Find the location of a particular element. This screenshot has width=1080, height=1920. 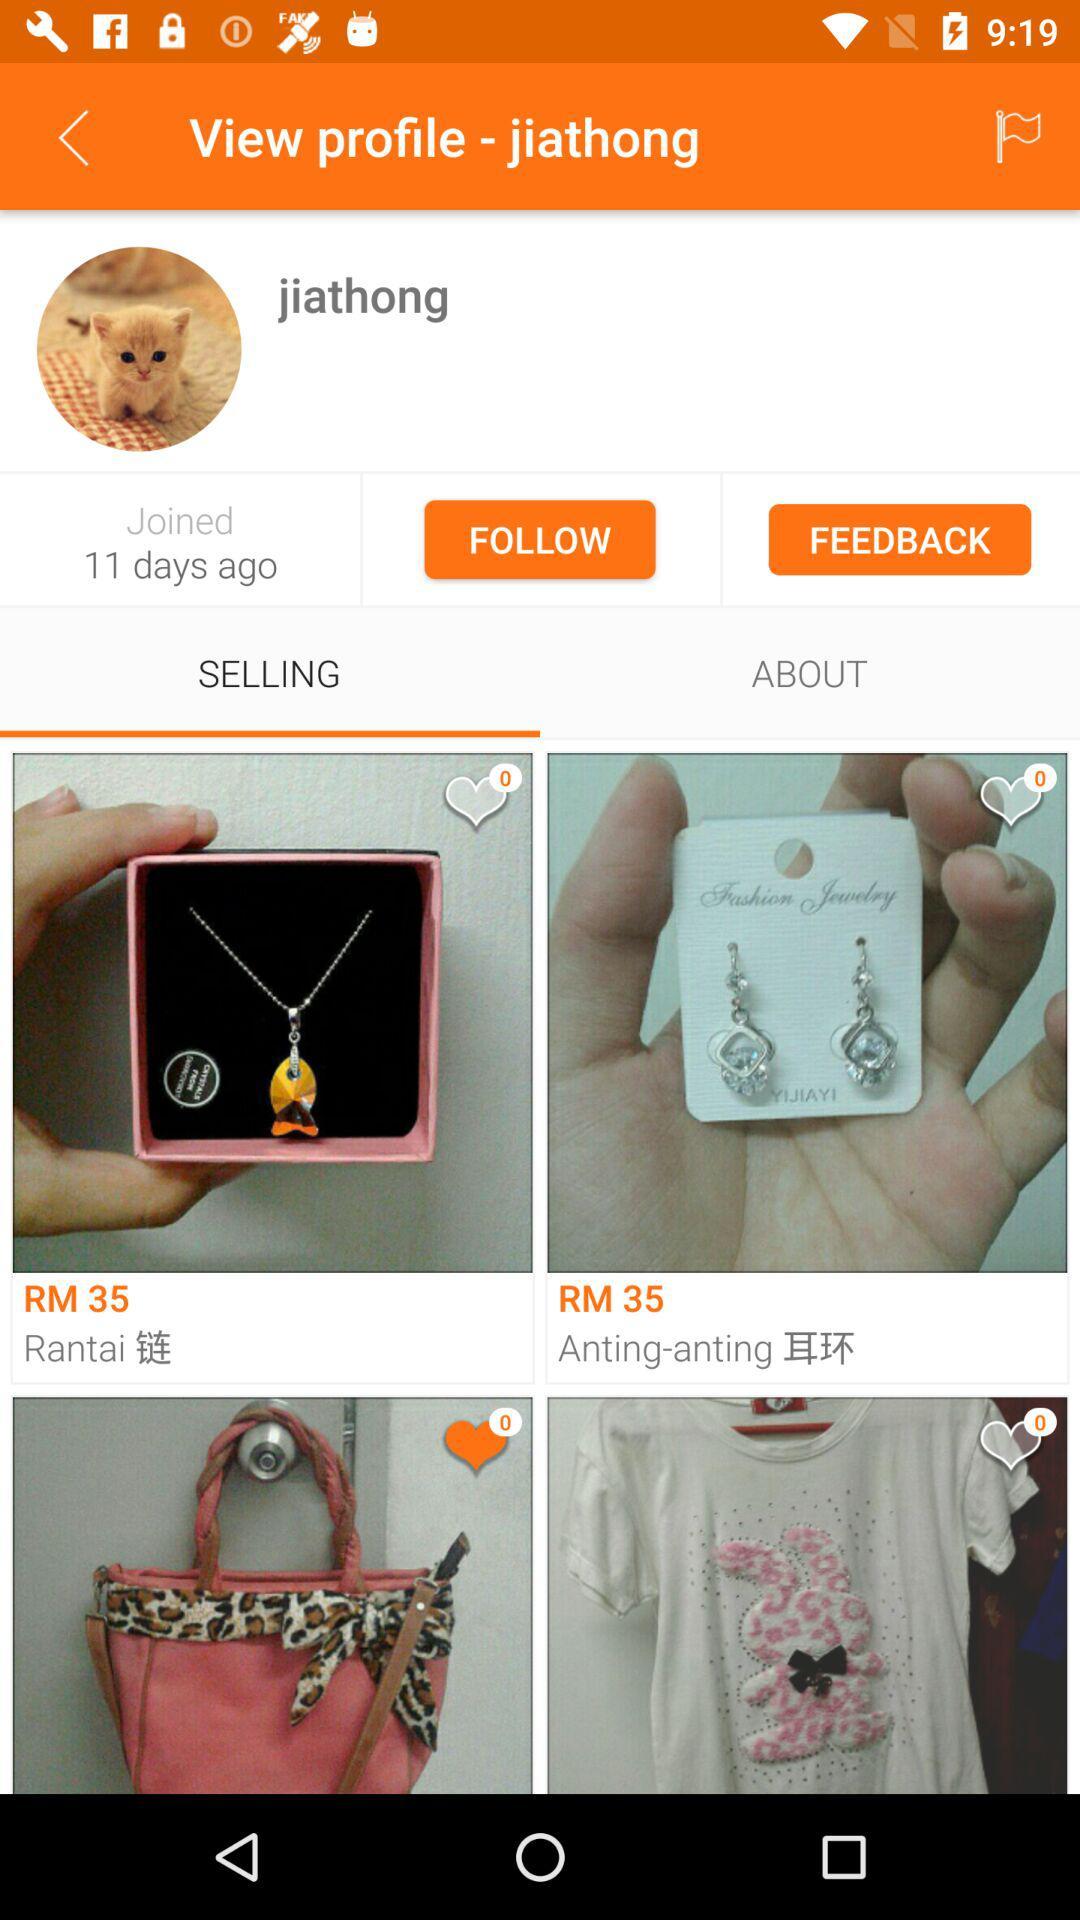

follow is located at coordinates (540, 539).